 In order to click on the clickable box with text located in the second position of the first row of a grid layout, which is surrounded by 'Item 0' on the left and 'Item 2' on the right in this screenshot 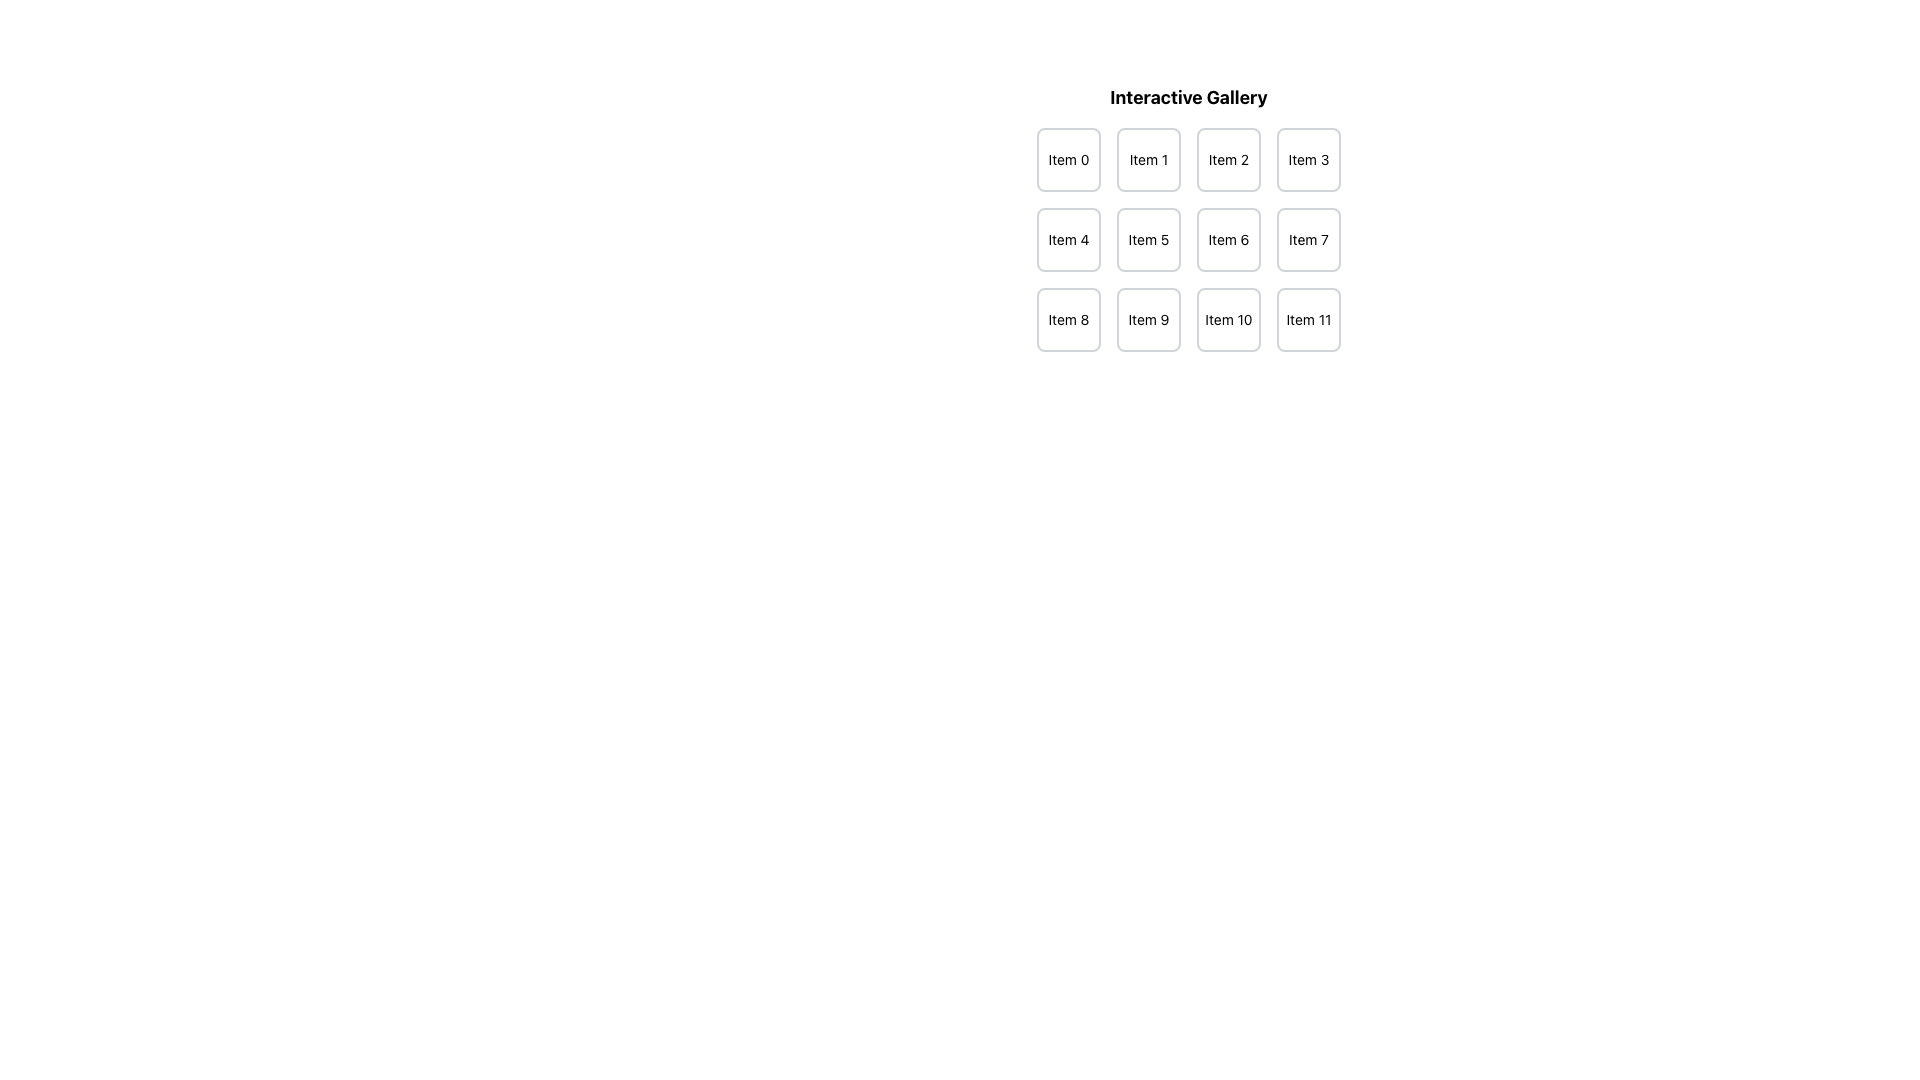, I will do `click(1148, 158)`.